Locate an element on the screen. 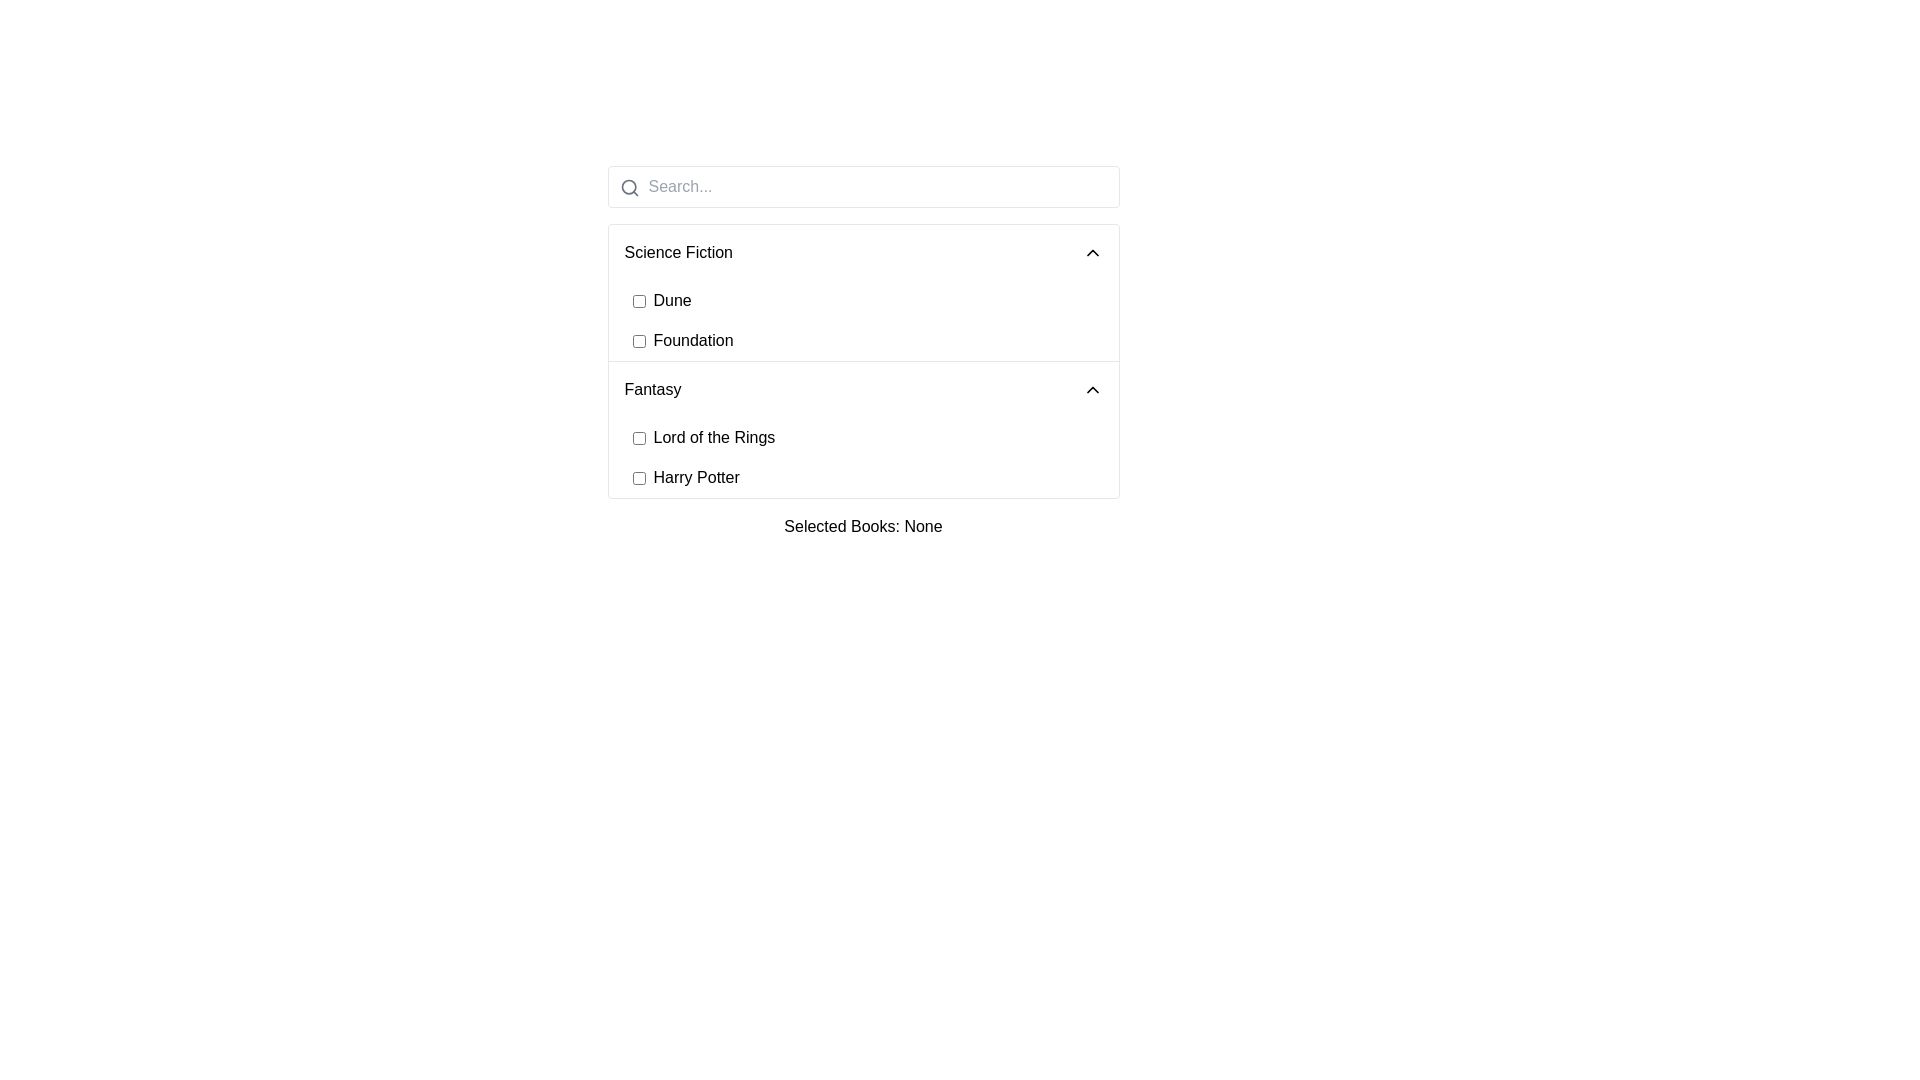 The image size is (1920, 1080). the checkbox for the 'Dune' option in the 'Science Fiction' category is located at coordinates (637, 300).